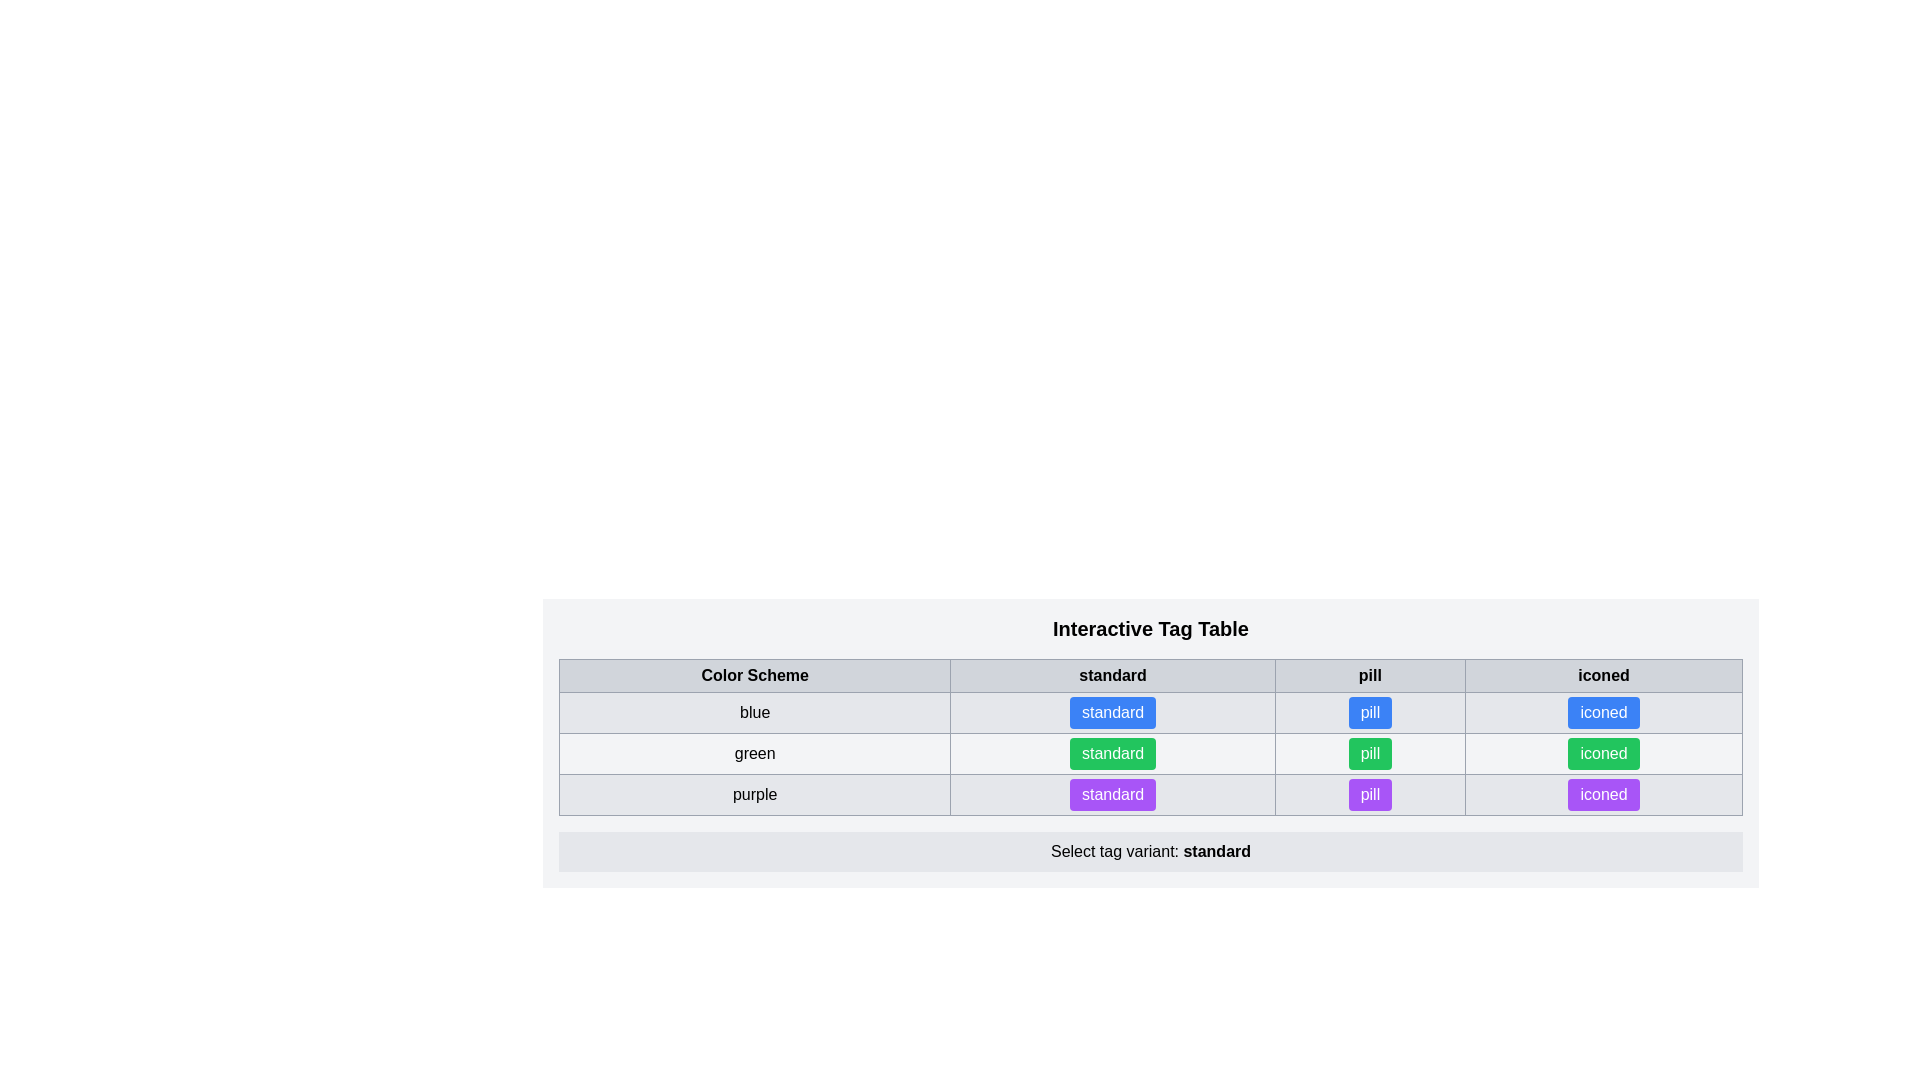 The height and width of the screenshot is (1080, 1920). I want to click on the green rectangular button labeled 'pill' located, so click(1368, 753).